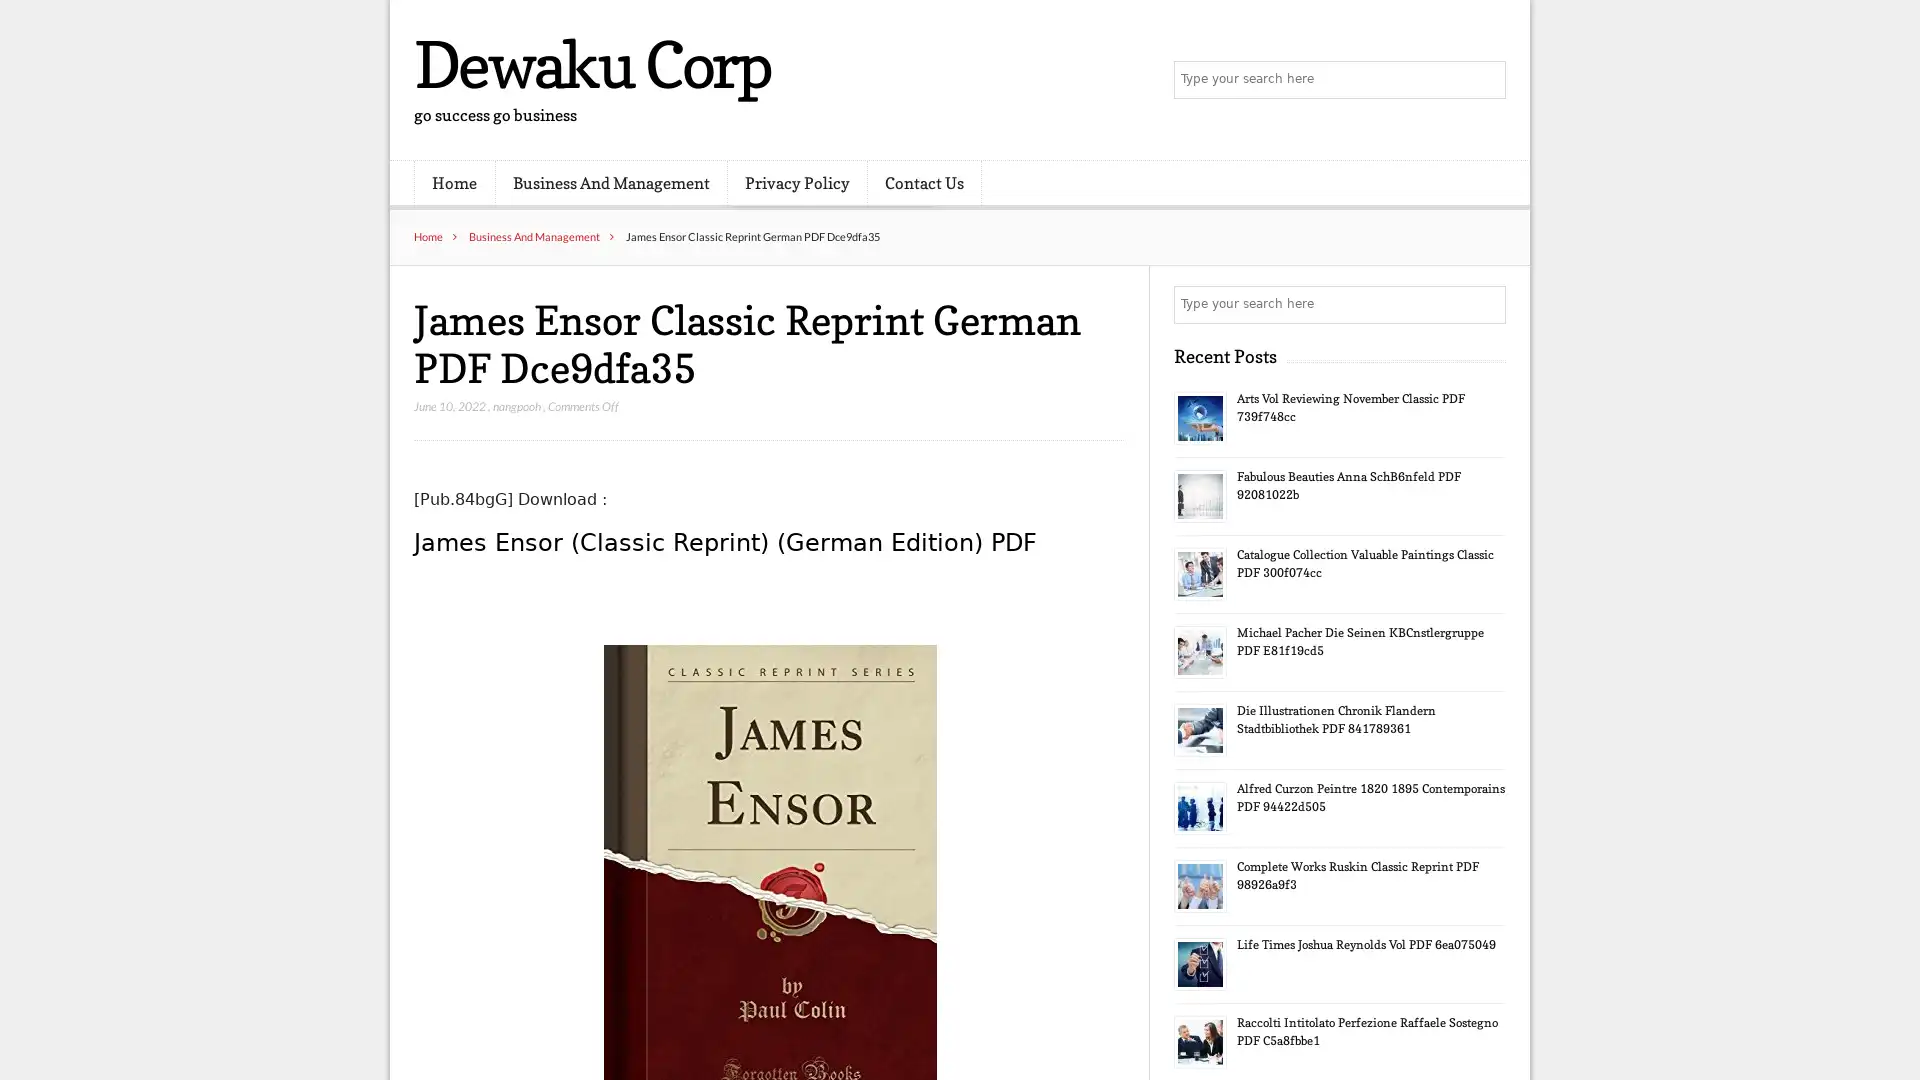 The width and height of the screenshot is (1920, 1080). I want to click on Search, so click(1485, 304).